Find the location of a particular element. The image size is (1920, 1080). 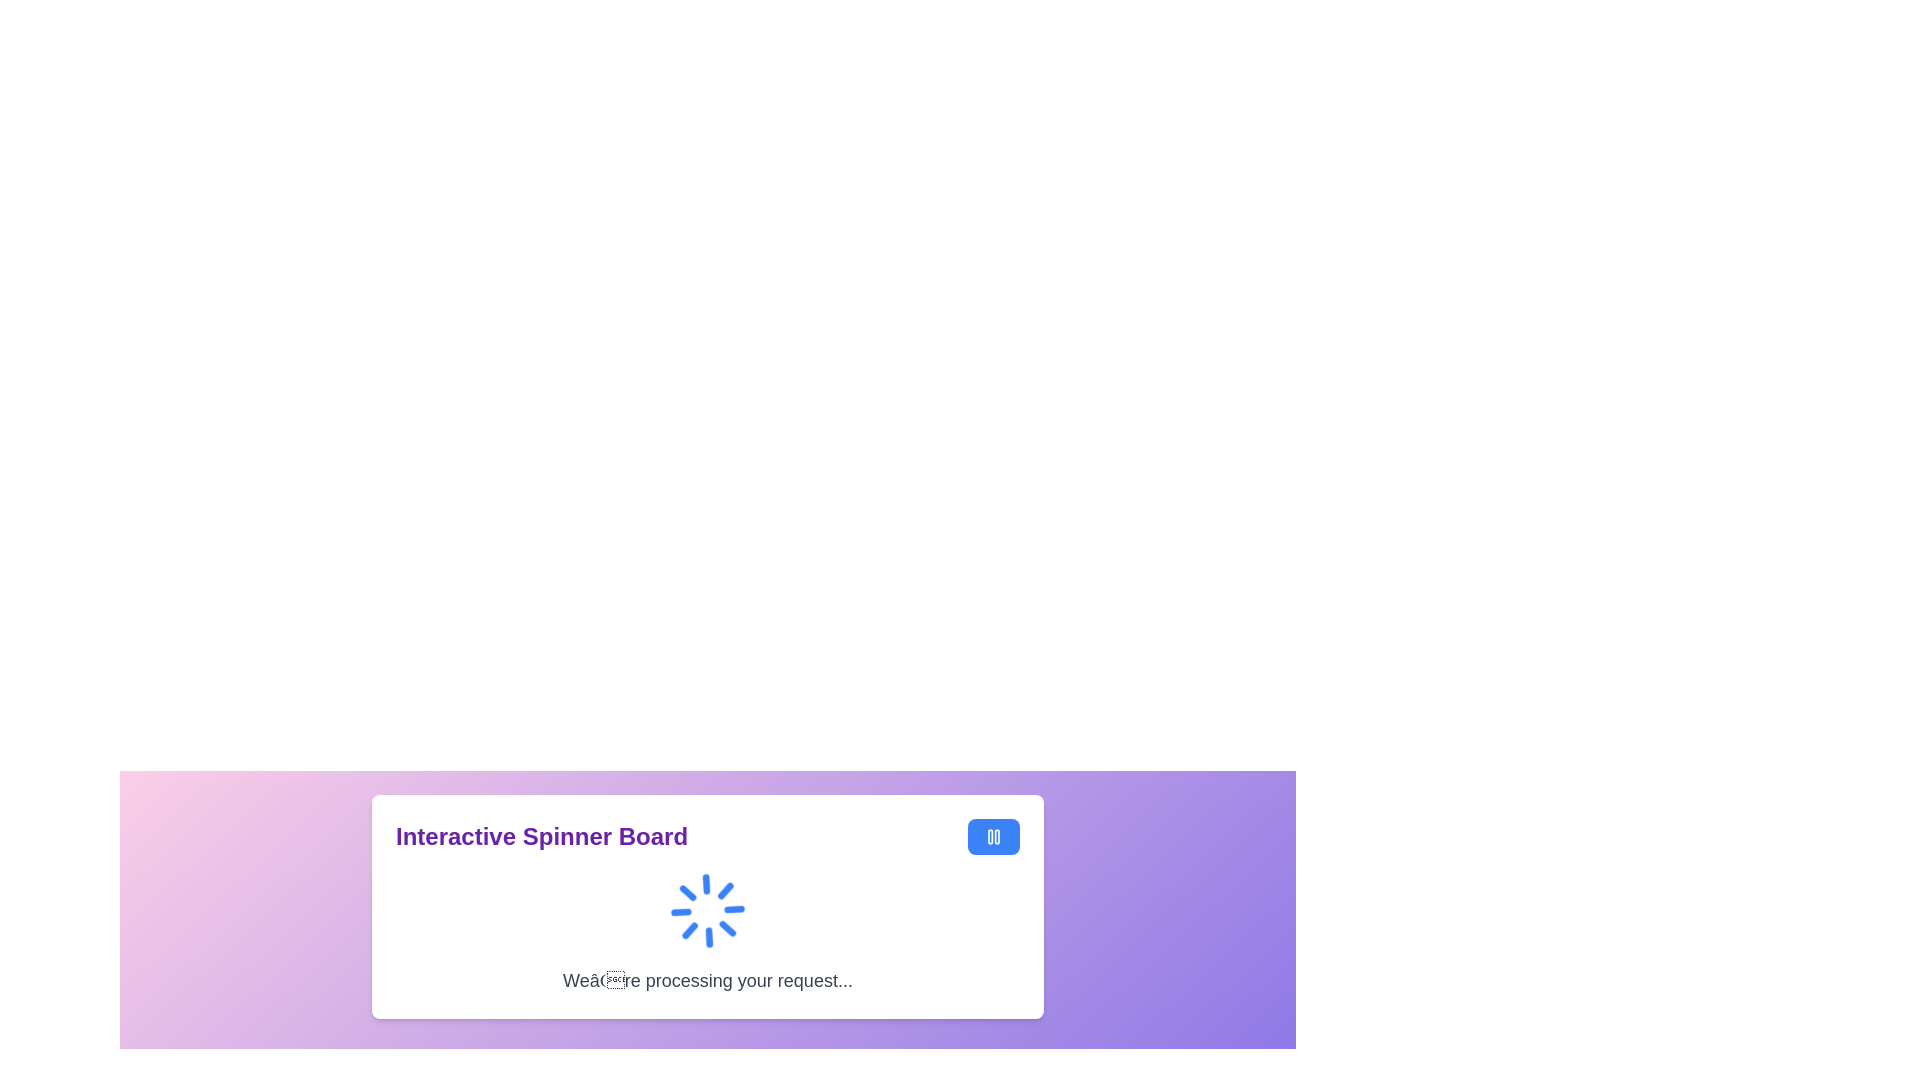

small chevron-shaped decorative vector graphic element located in the bottom-right quadrant of the spinner for debugging purposes is located at coordinates (725, 929).